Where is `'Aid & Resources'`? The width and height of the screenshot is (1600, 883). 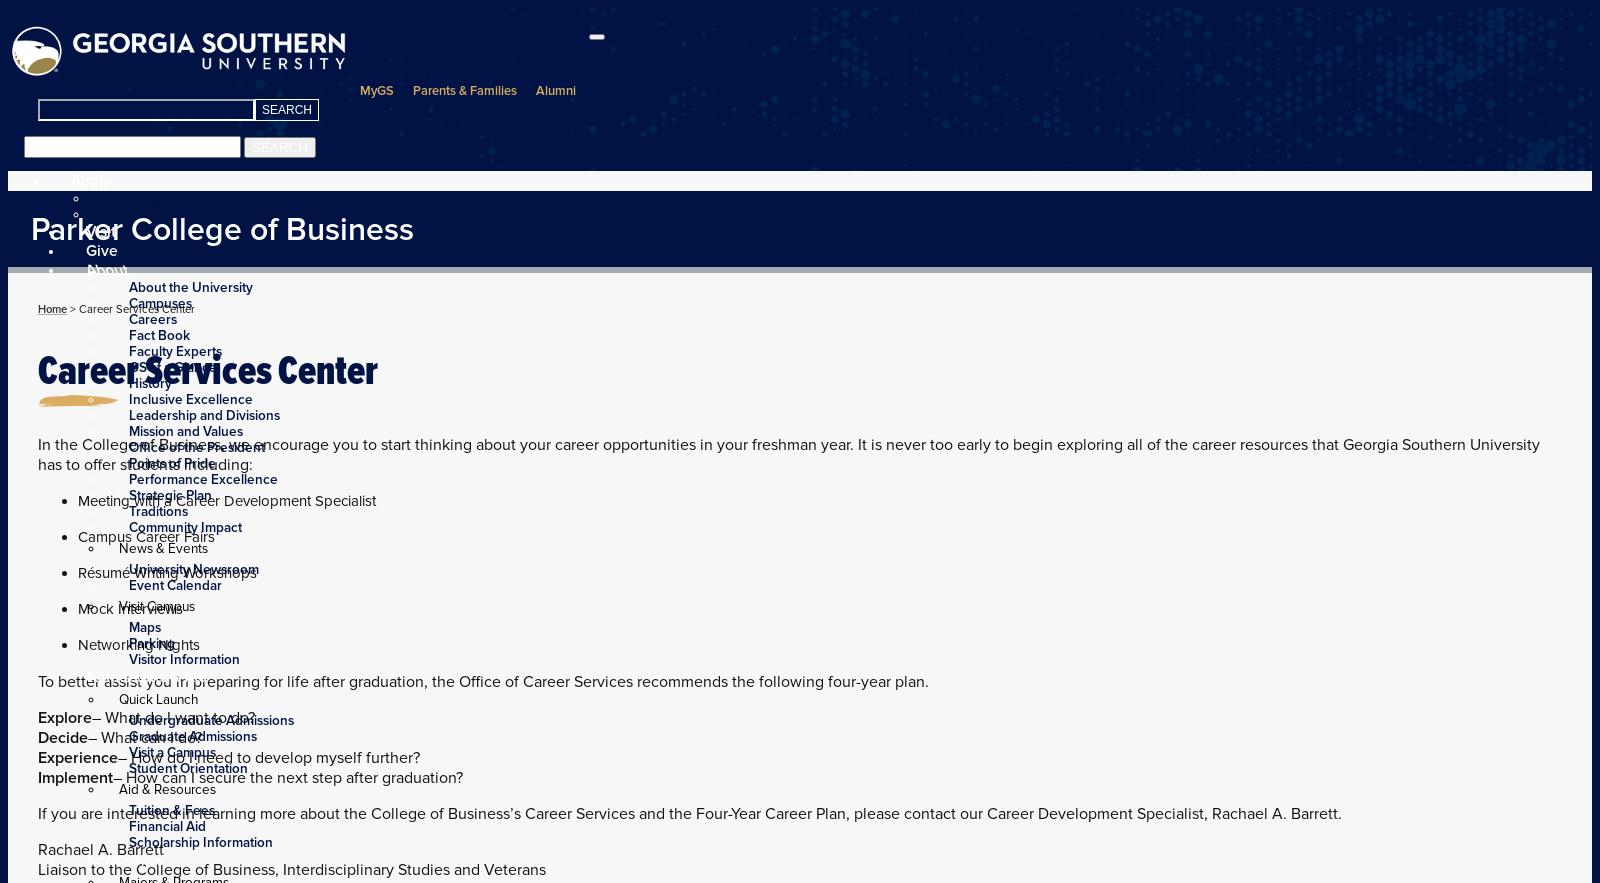 'Aid & Resources' is located at coordinates (166, 787).